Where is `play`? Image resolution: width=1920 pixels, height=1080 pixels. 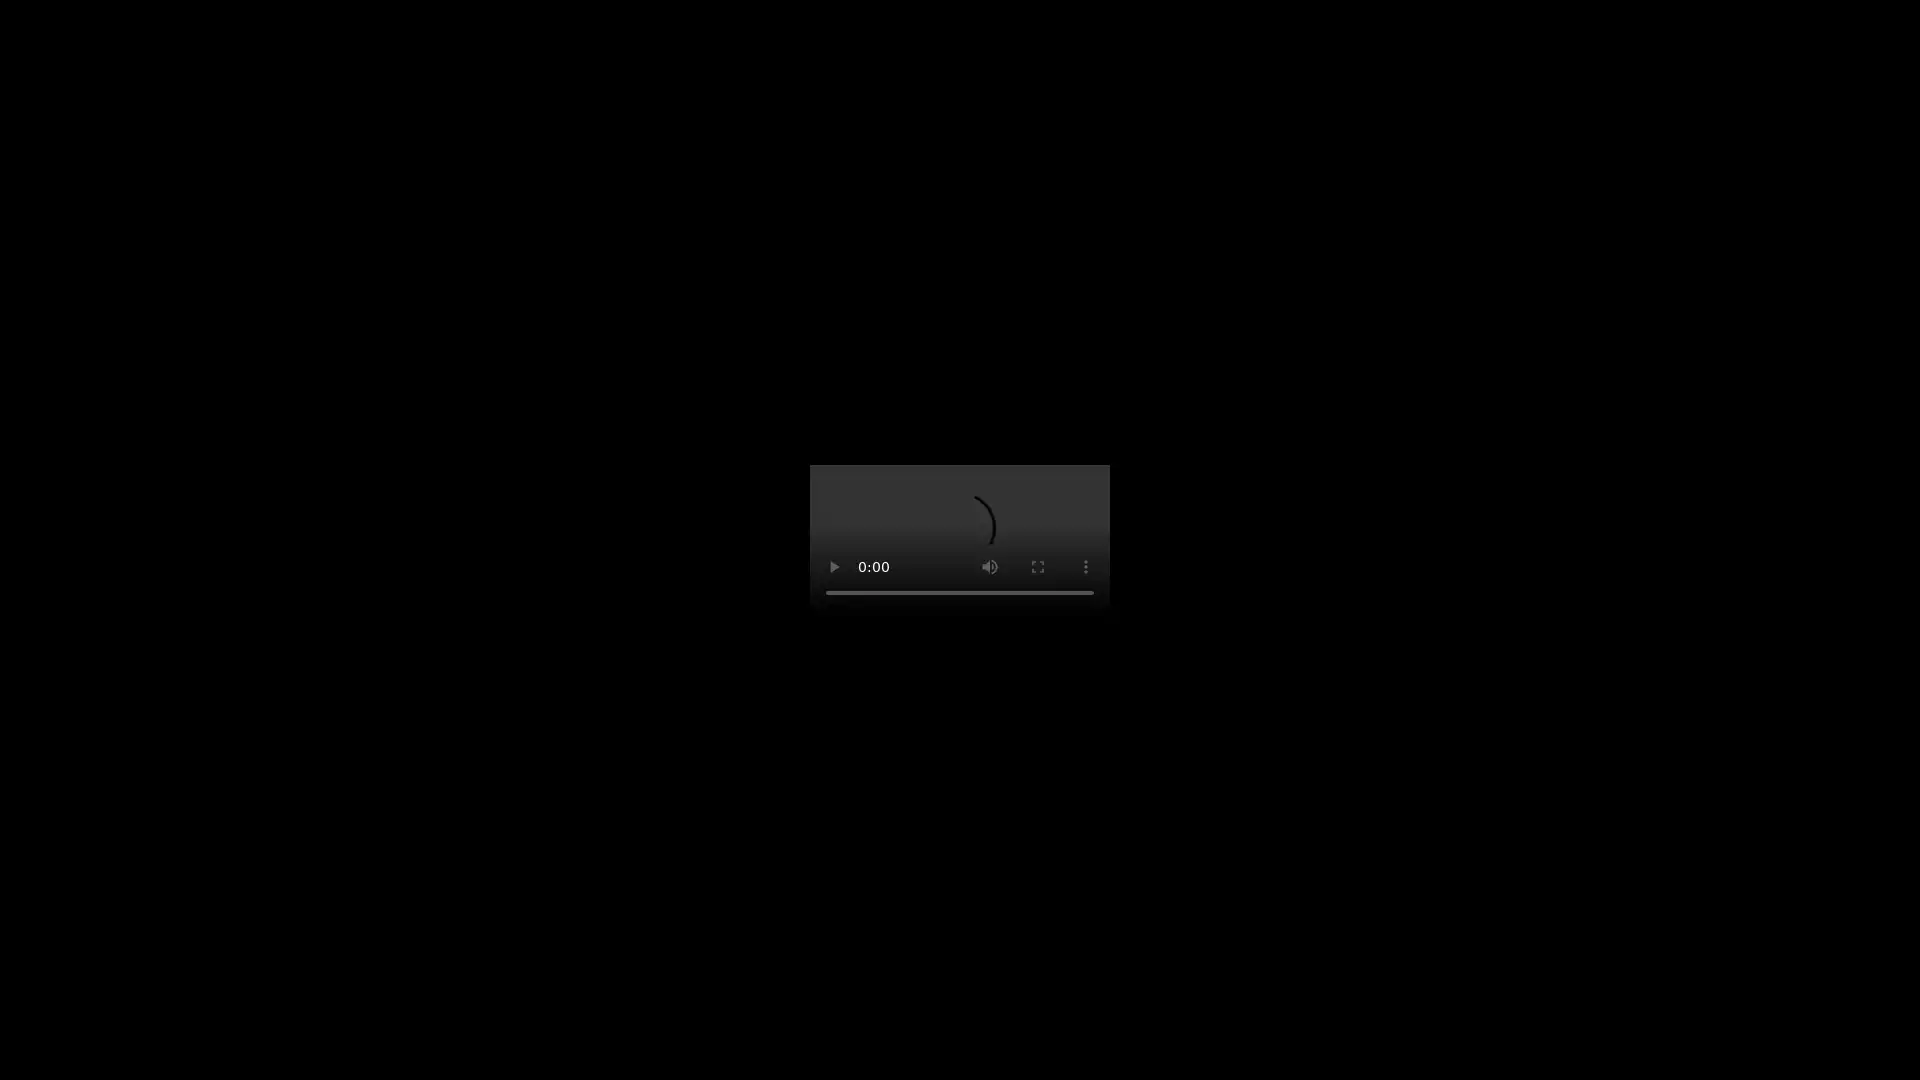
play is located at coordinates (834, 567).